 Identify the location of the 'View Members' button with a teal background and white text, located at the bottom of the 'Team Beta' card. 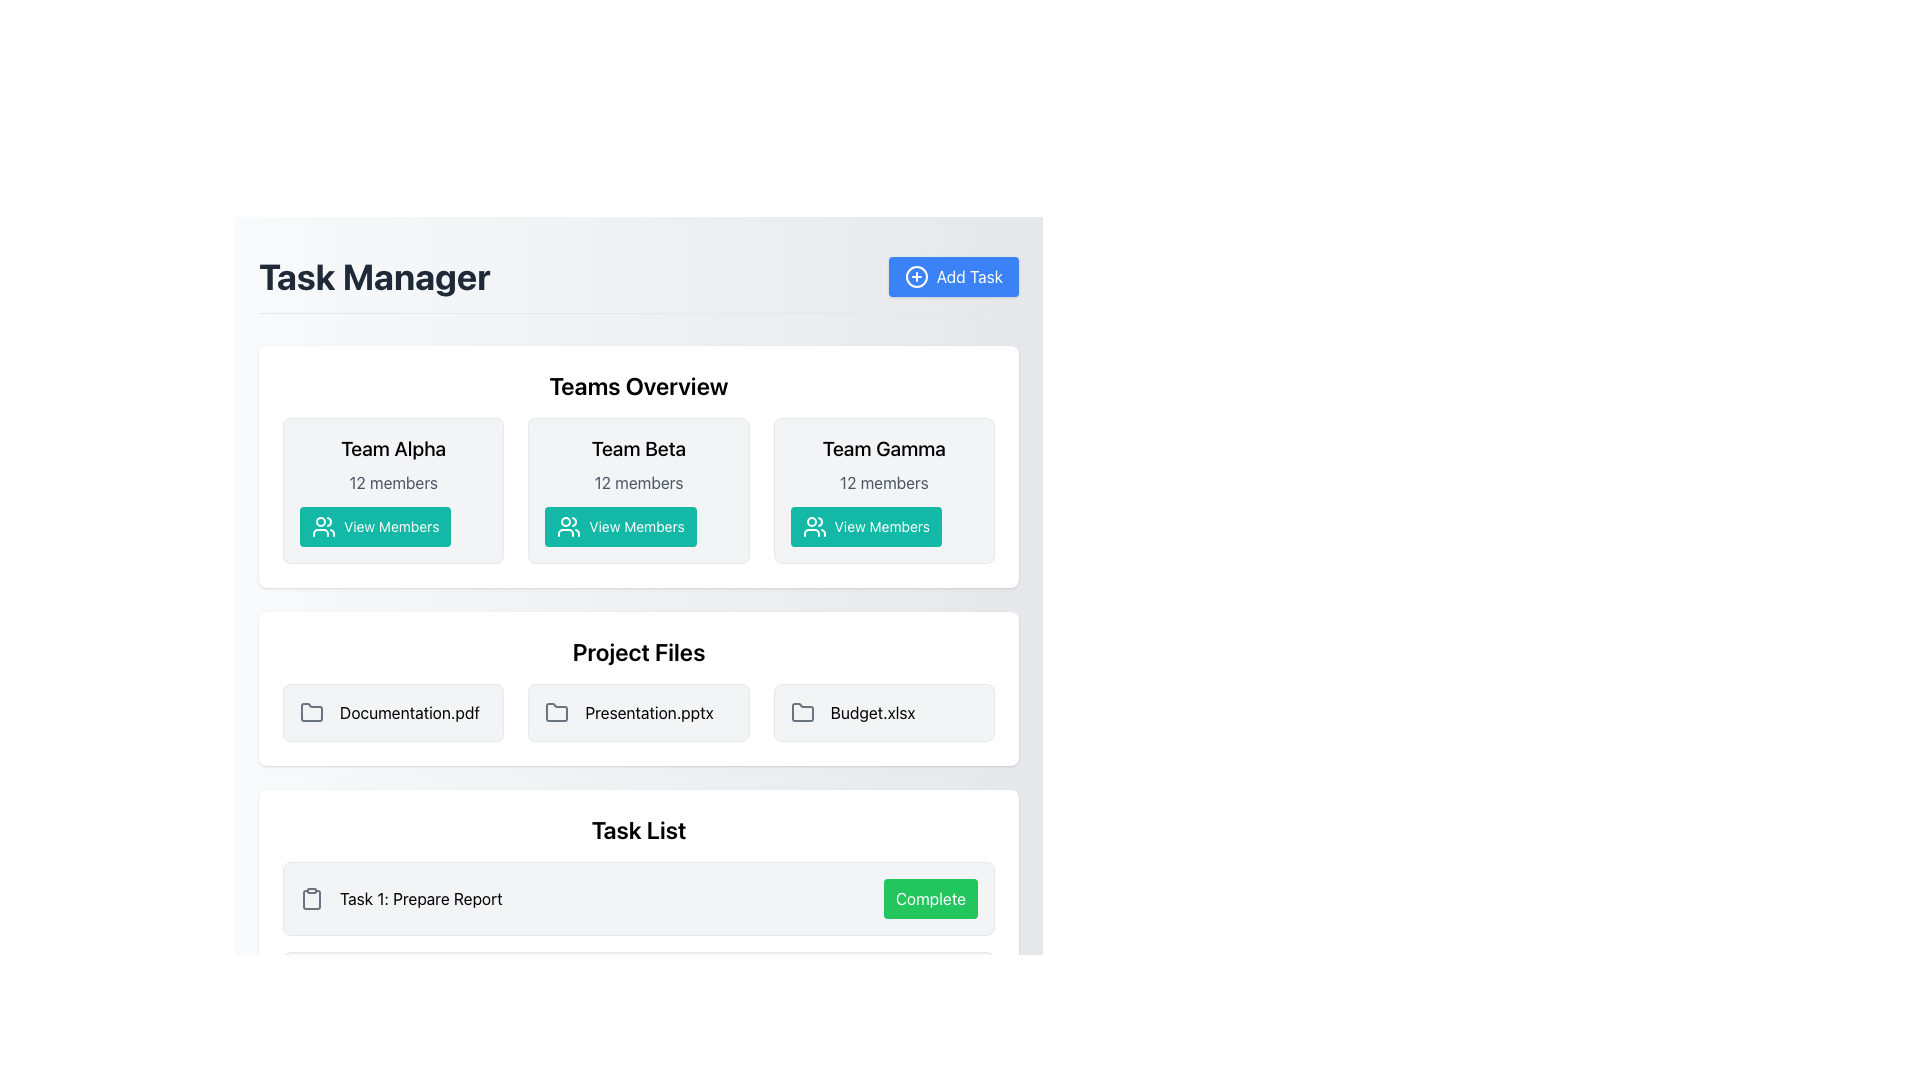
(620, 526).